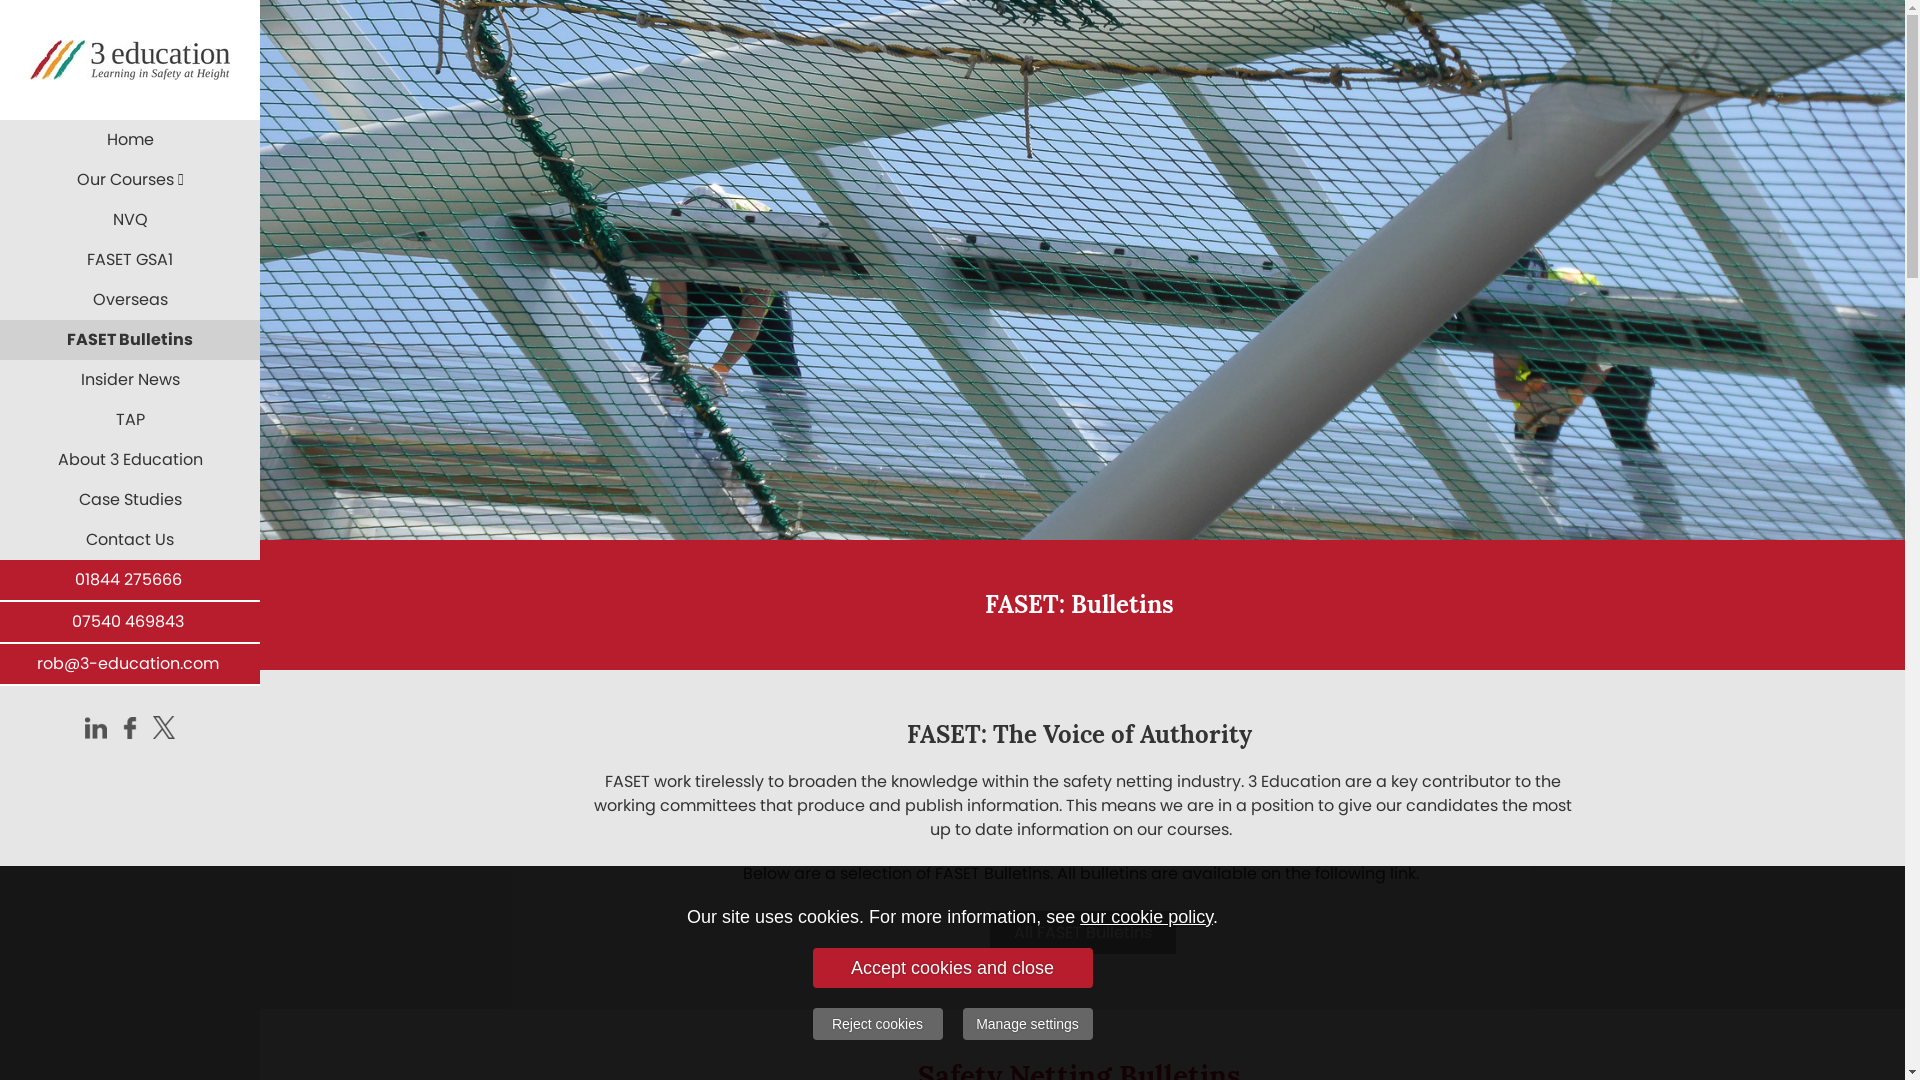 This screenshot has height=1080, width=1920. I want to click on 'Overseas', so click(128, 300).